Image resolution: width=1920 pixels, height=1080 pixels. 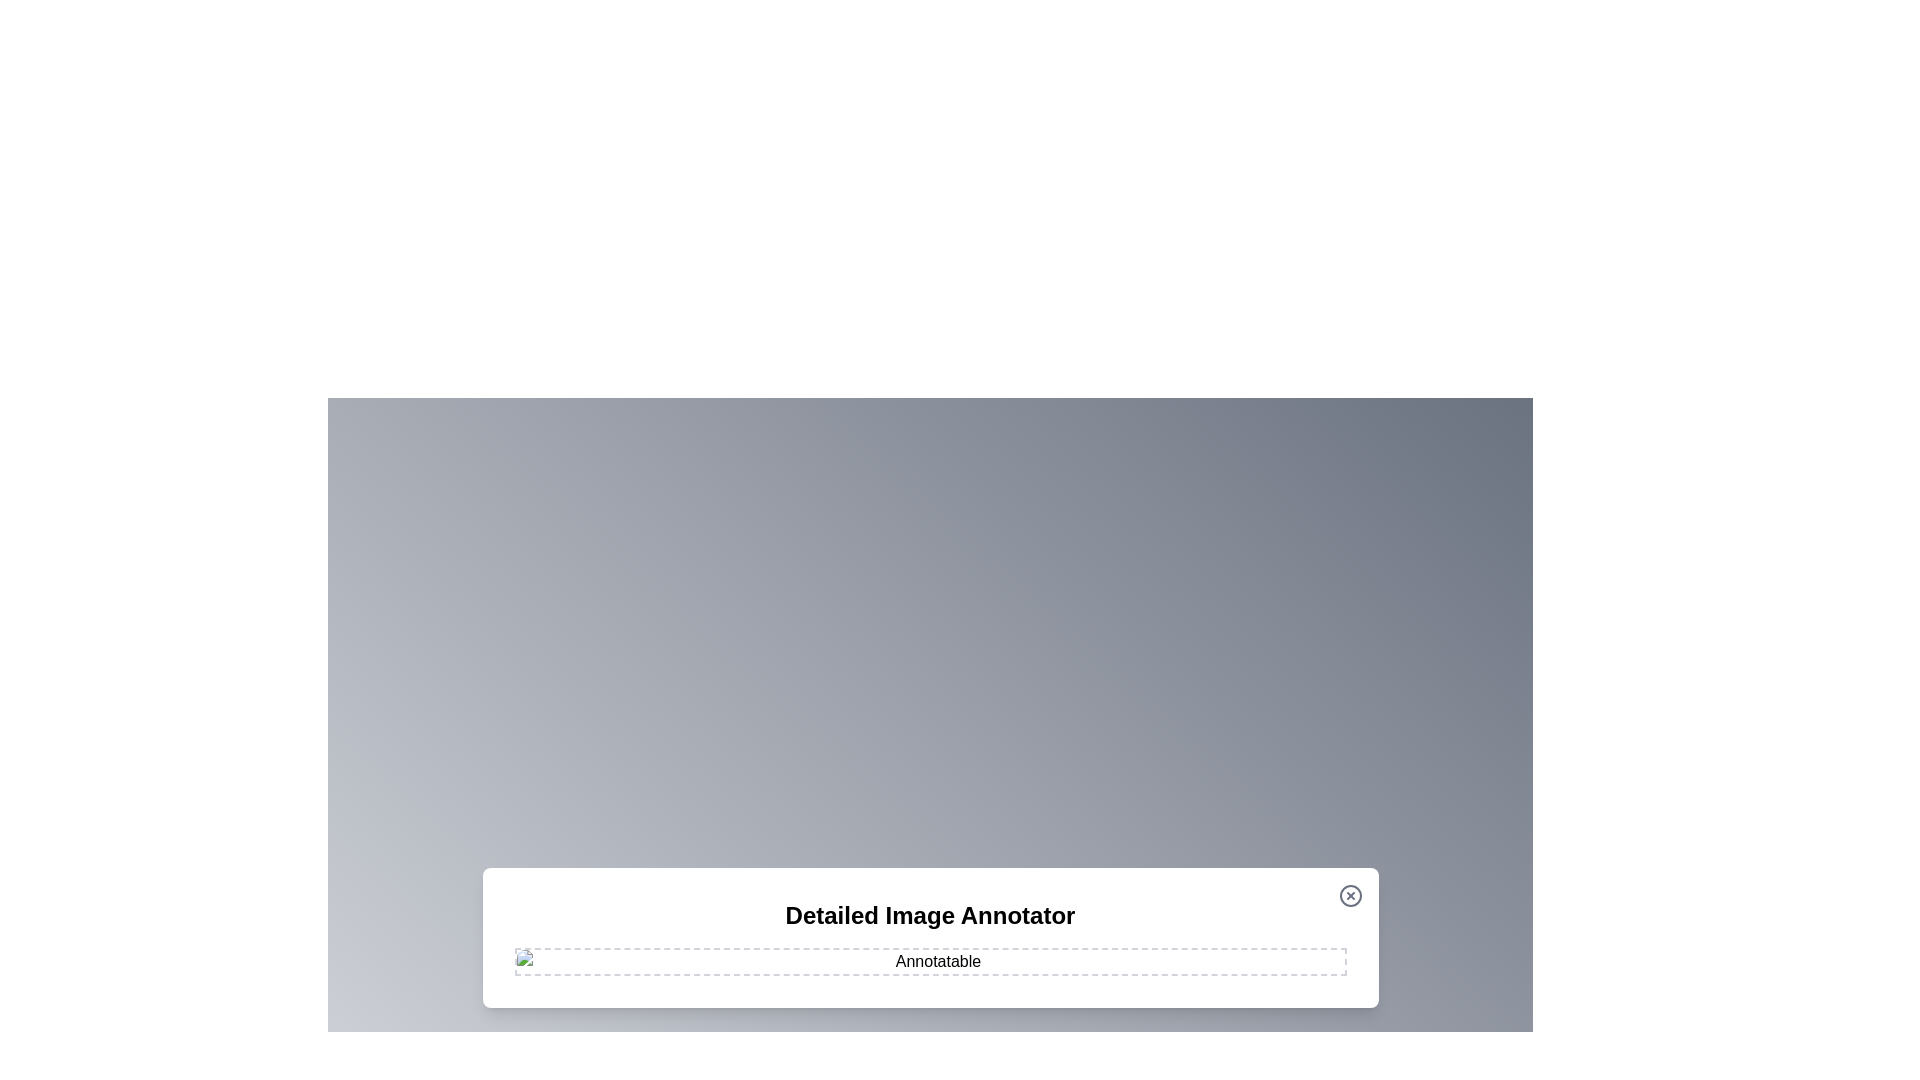 I want to click on the image at coordinates (537, 968) to add an annotation, so click(x=537, y=967).